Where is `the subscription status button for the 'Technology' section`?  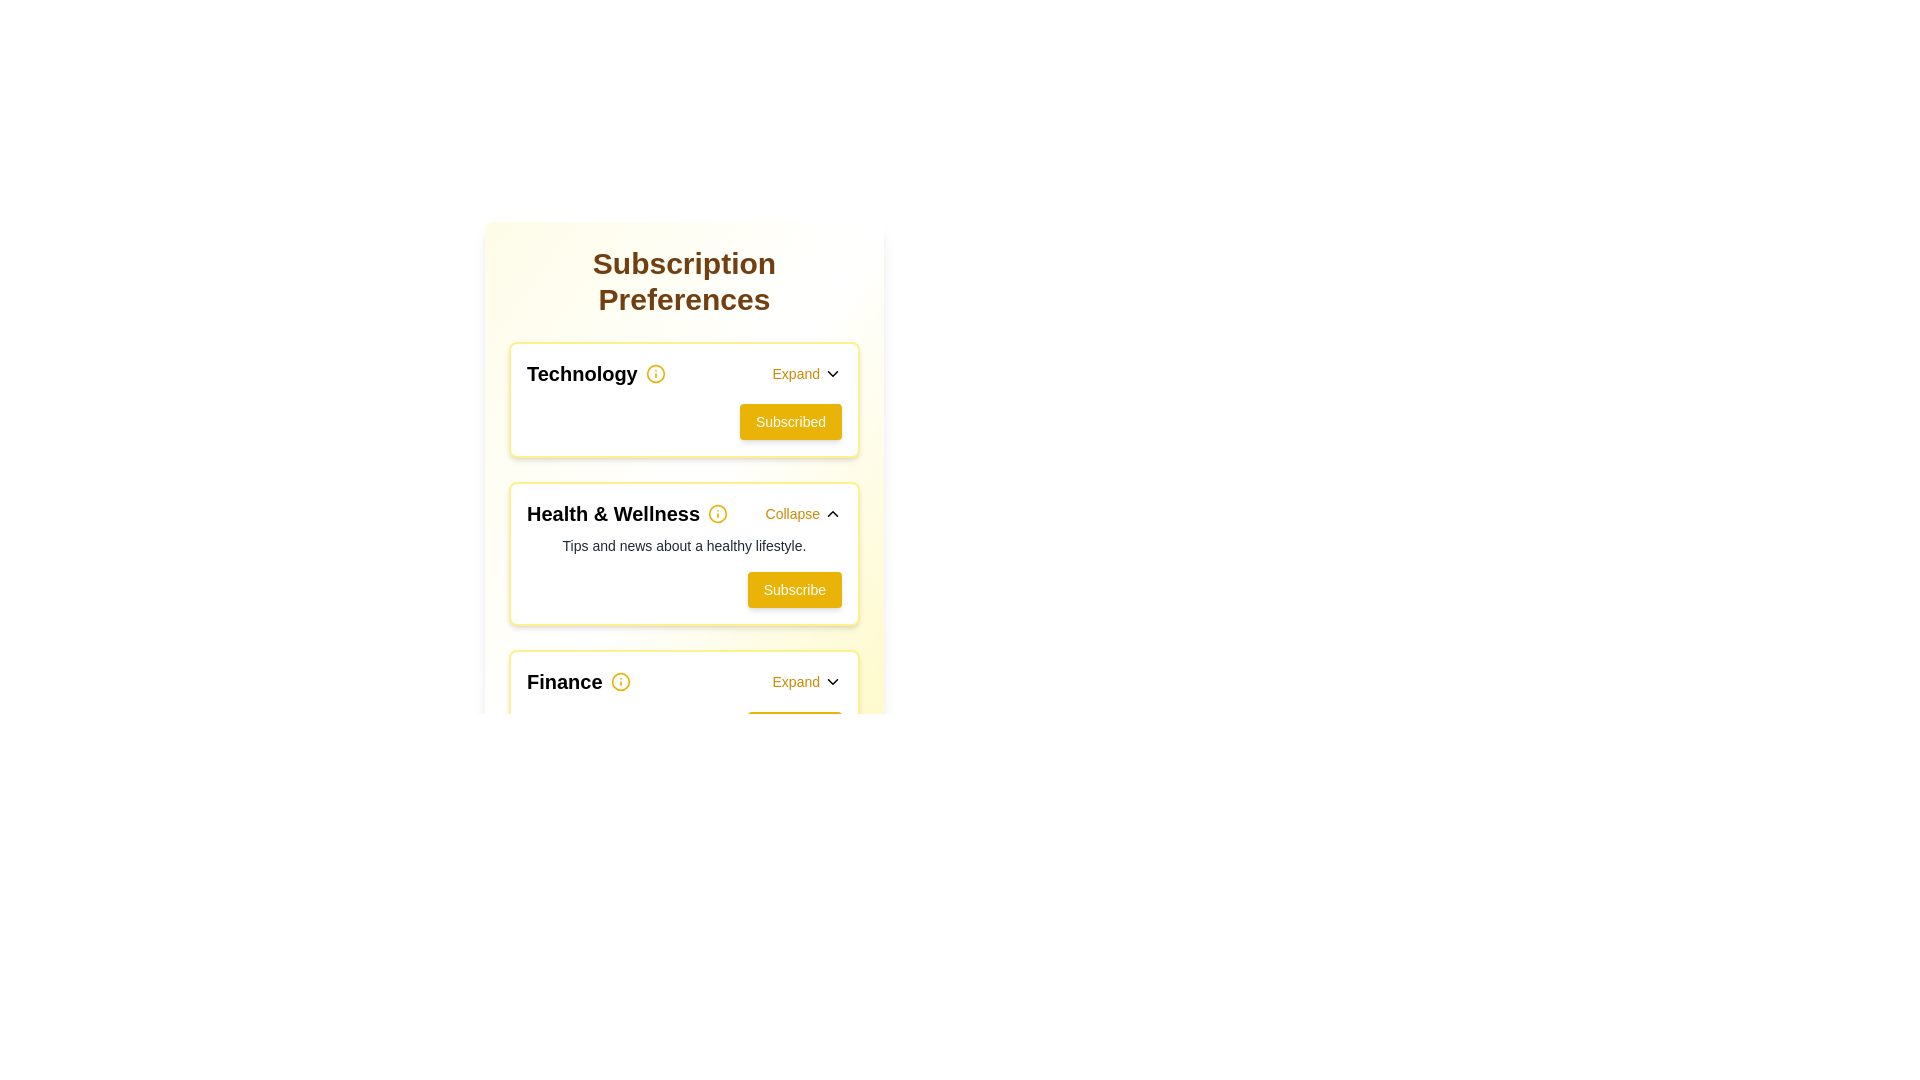 the subscription status button for the 'Technology' section is located at coordinates (684, 420).